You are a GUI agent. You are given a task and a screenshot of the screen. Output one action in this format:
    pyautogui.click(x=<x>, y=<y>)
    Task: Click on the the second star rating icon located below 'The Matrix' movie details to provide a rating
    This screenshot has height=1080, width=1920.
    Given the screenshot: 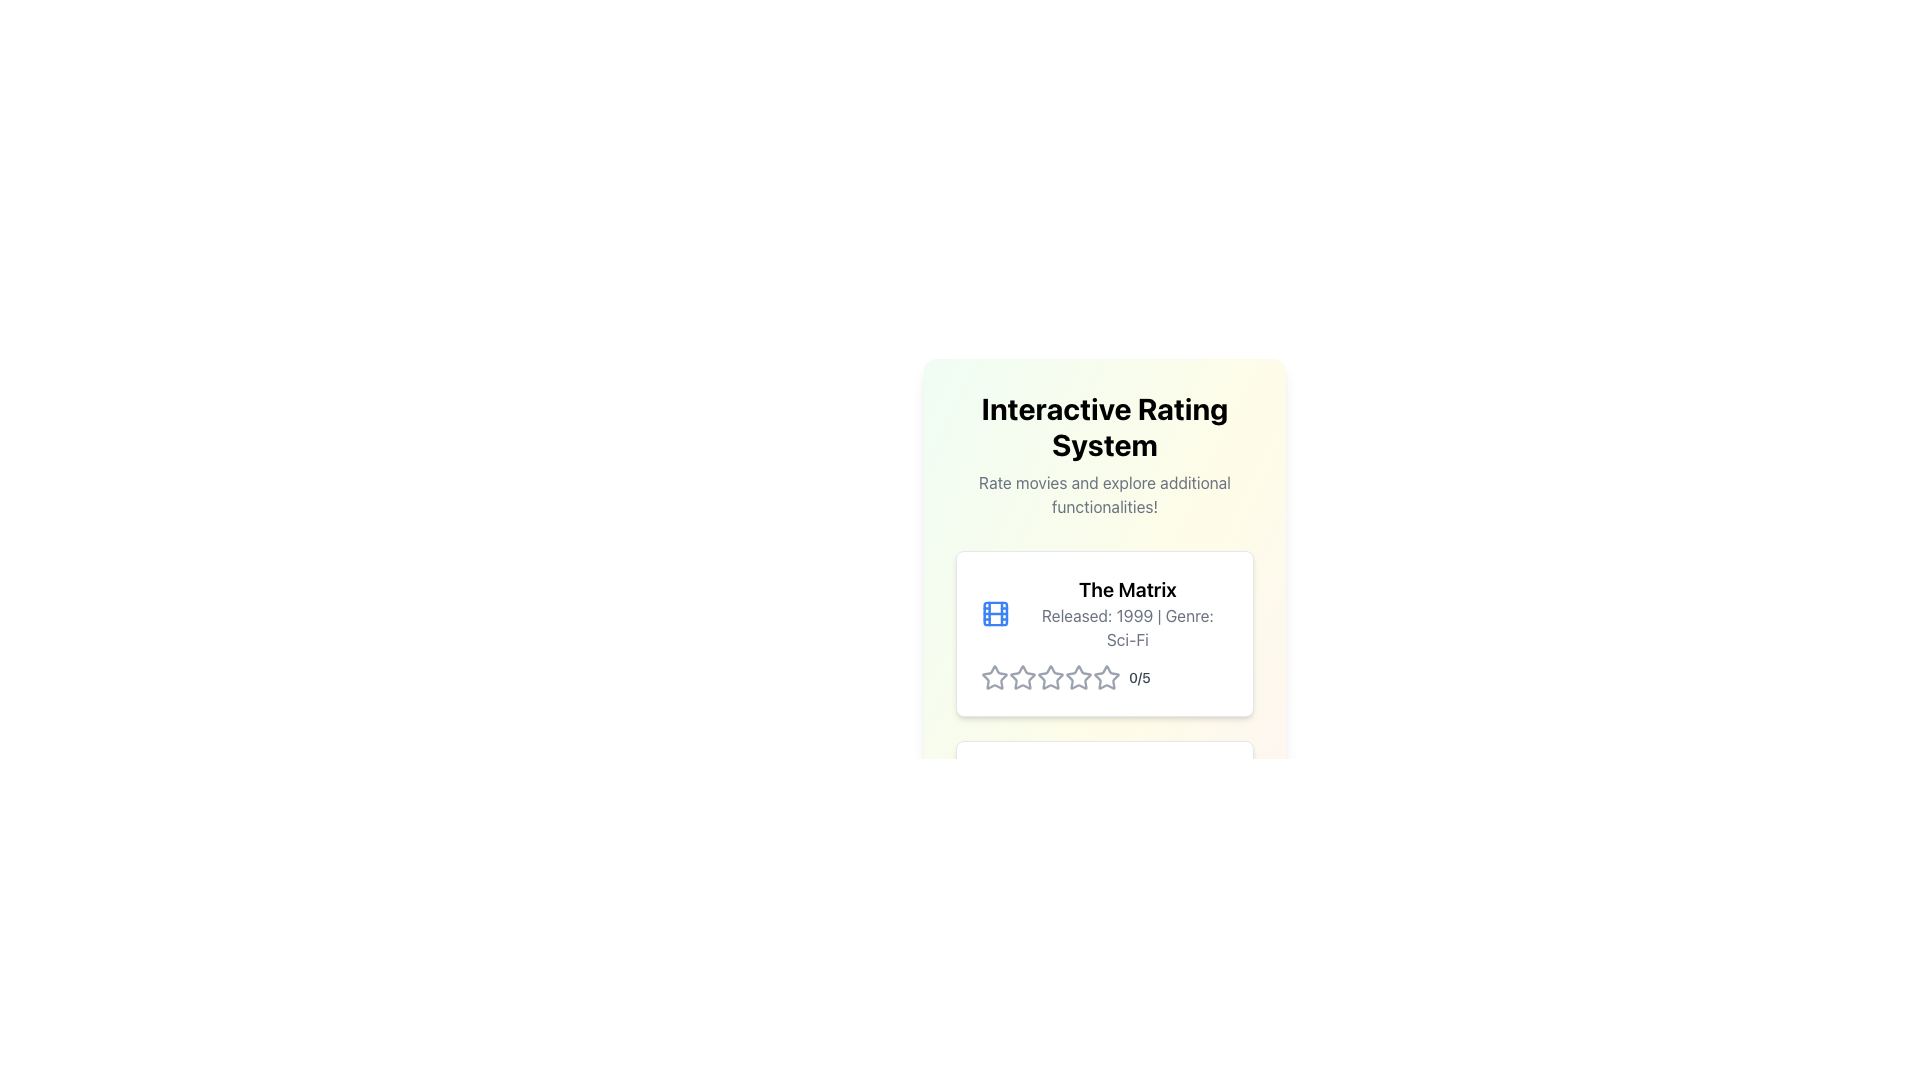 What is the action you would take?
    pyautogui.click(x=1050, y=676)
    